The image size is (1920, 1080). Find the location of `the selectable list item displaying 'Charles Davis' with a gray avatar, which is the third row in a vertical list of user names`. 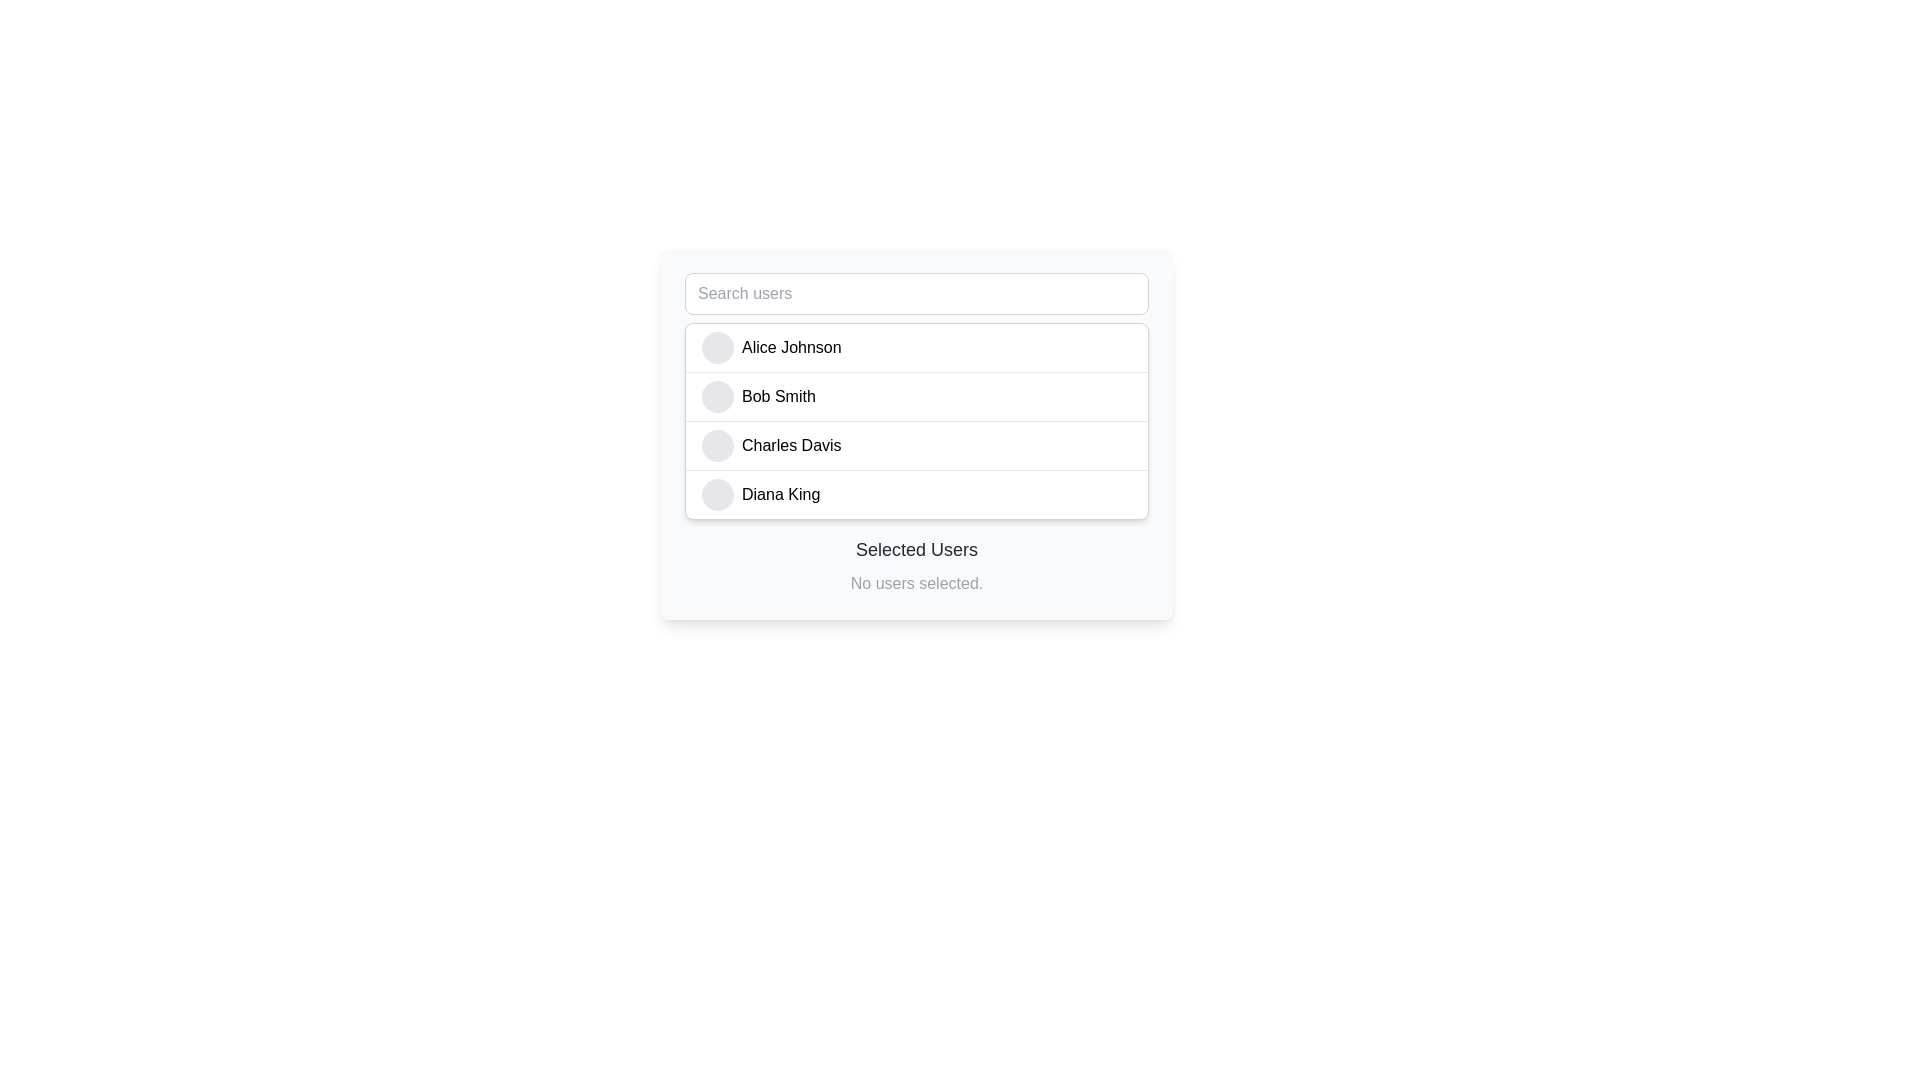

the selectable list item displaying 'Charles Davis' with a gray avatar, which is the third row in a vertical list of user names is located at coordinates (915, 443).